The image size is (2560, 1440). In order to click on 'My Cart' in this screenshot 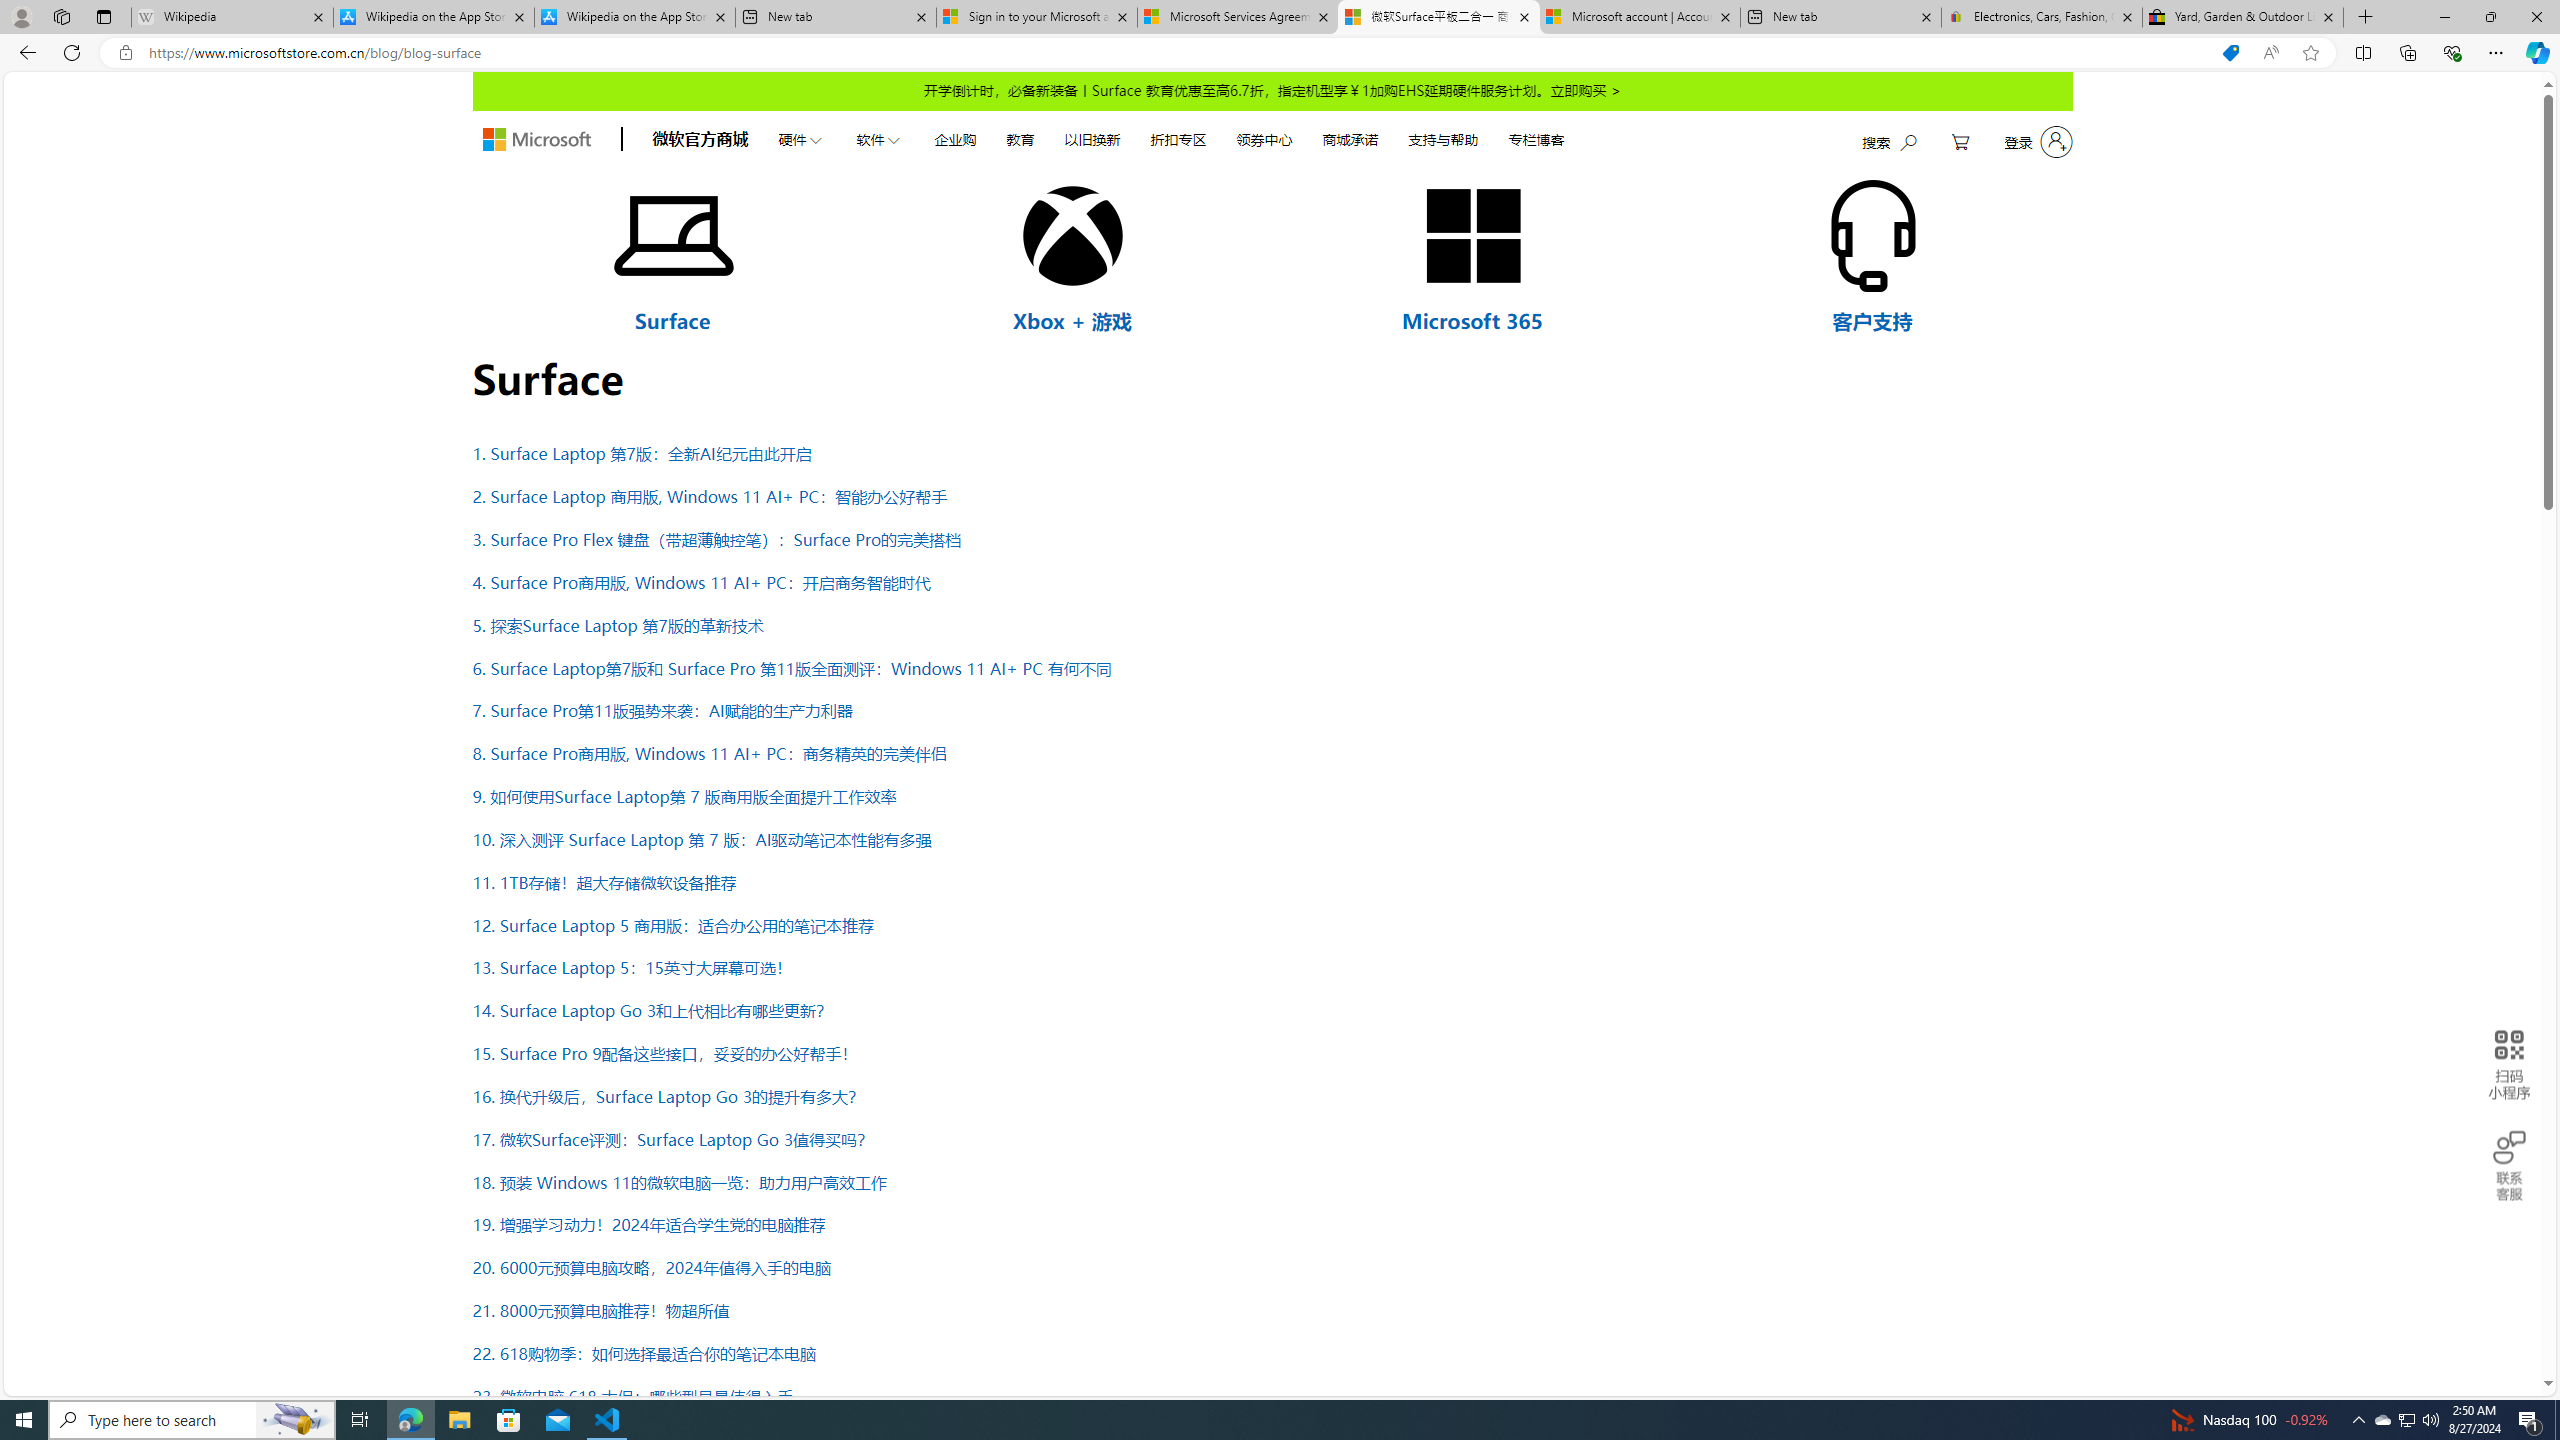, I will do `click(1960, 141)`.